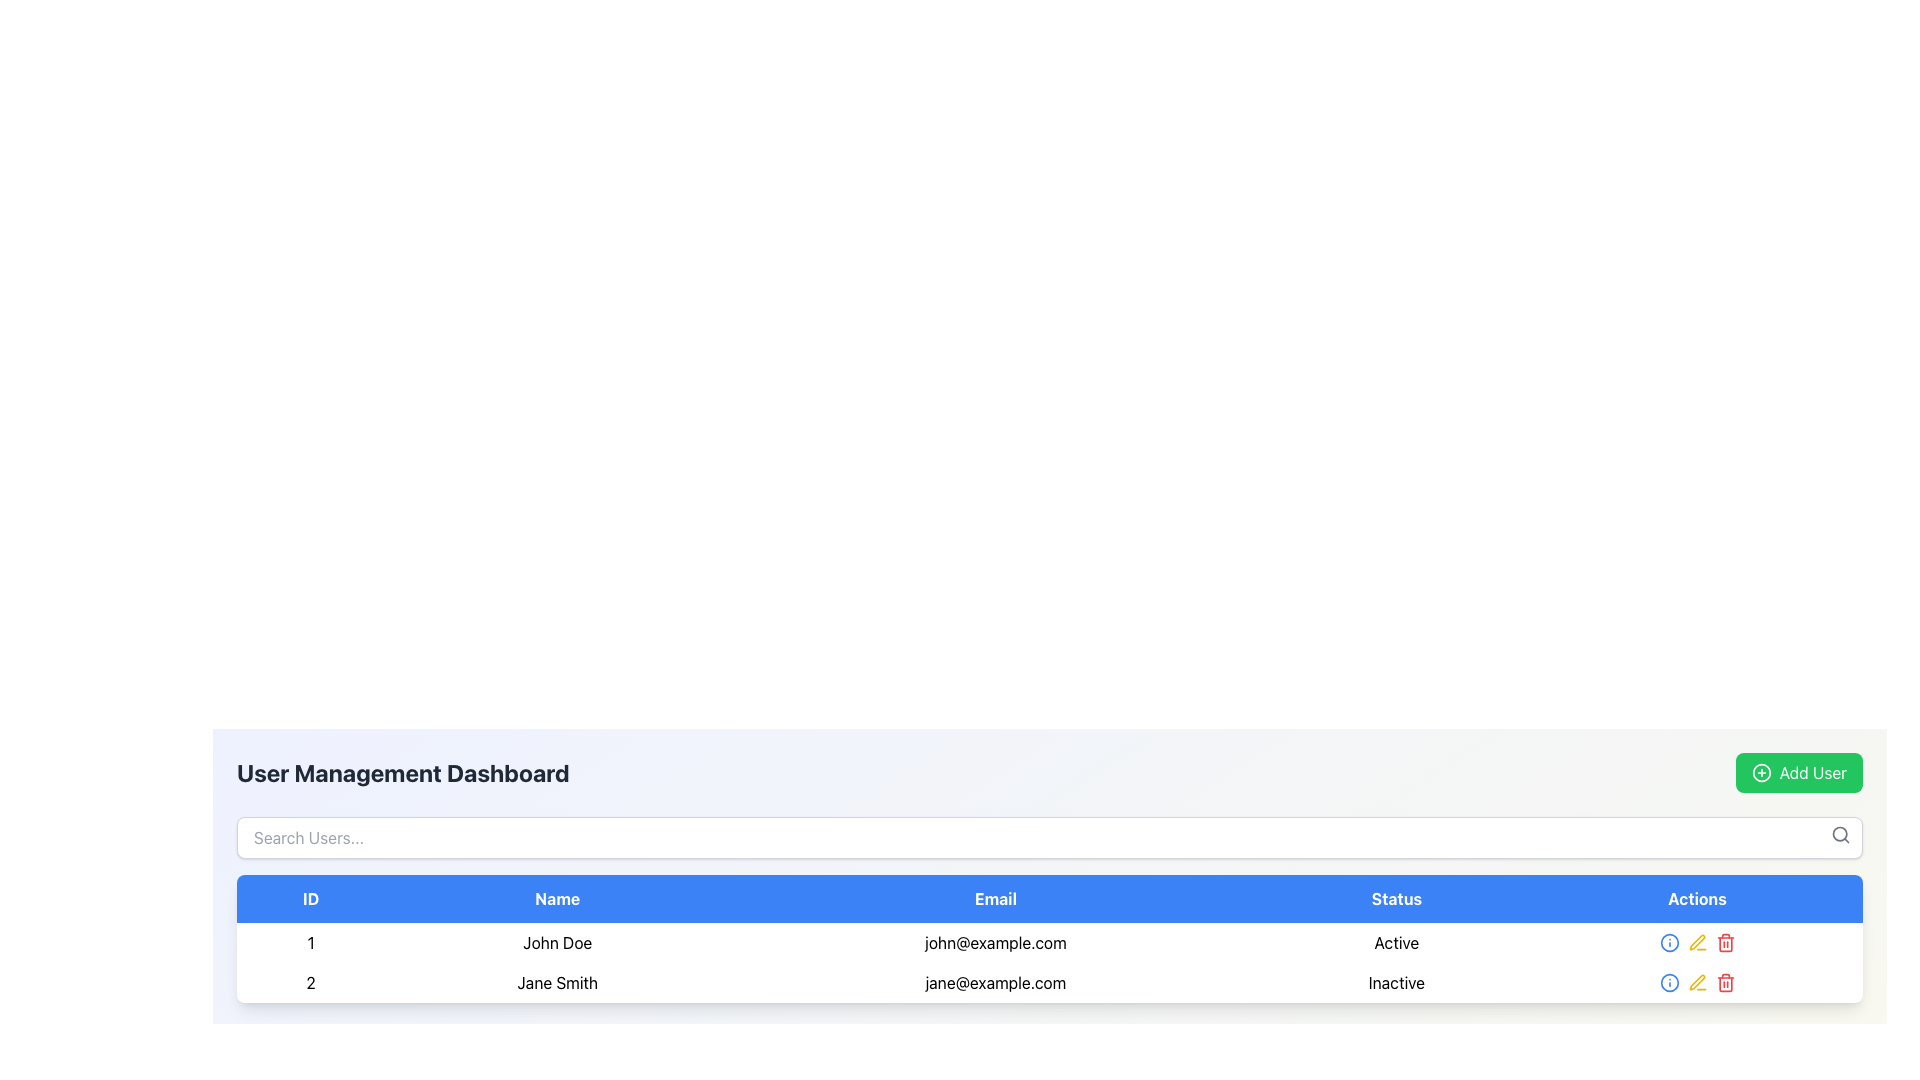  Describe the element at coordinates (1696, 942) in the screenshot. I see `the yellow Interactive Icon shaped like a line intersecting a thick, rounded polygon, located at the far-right end of a table row, to initiate the edit action` at that location.